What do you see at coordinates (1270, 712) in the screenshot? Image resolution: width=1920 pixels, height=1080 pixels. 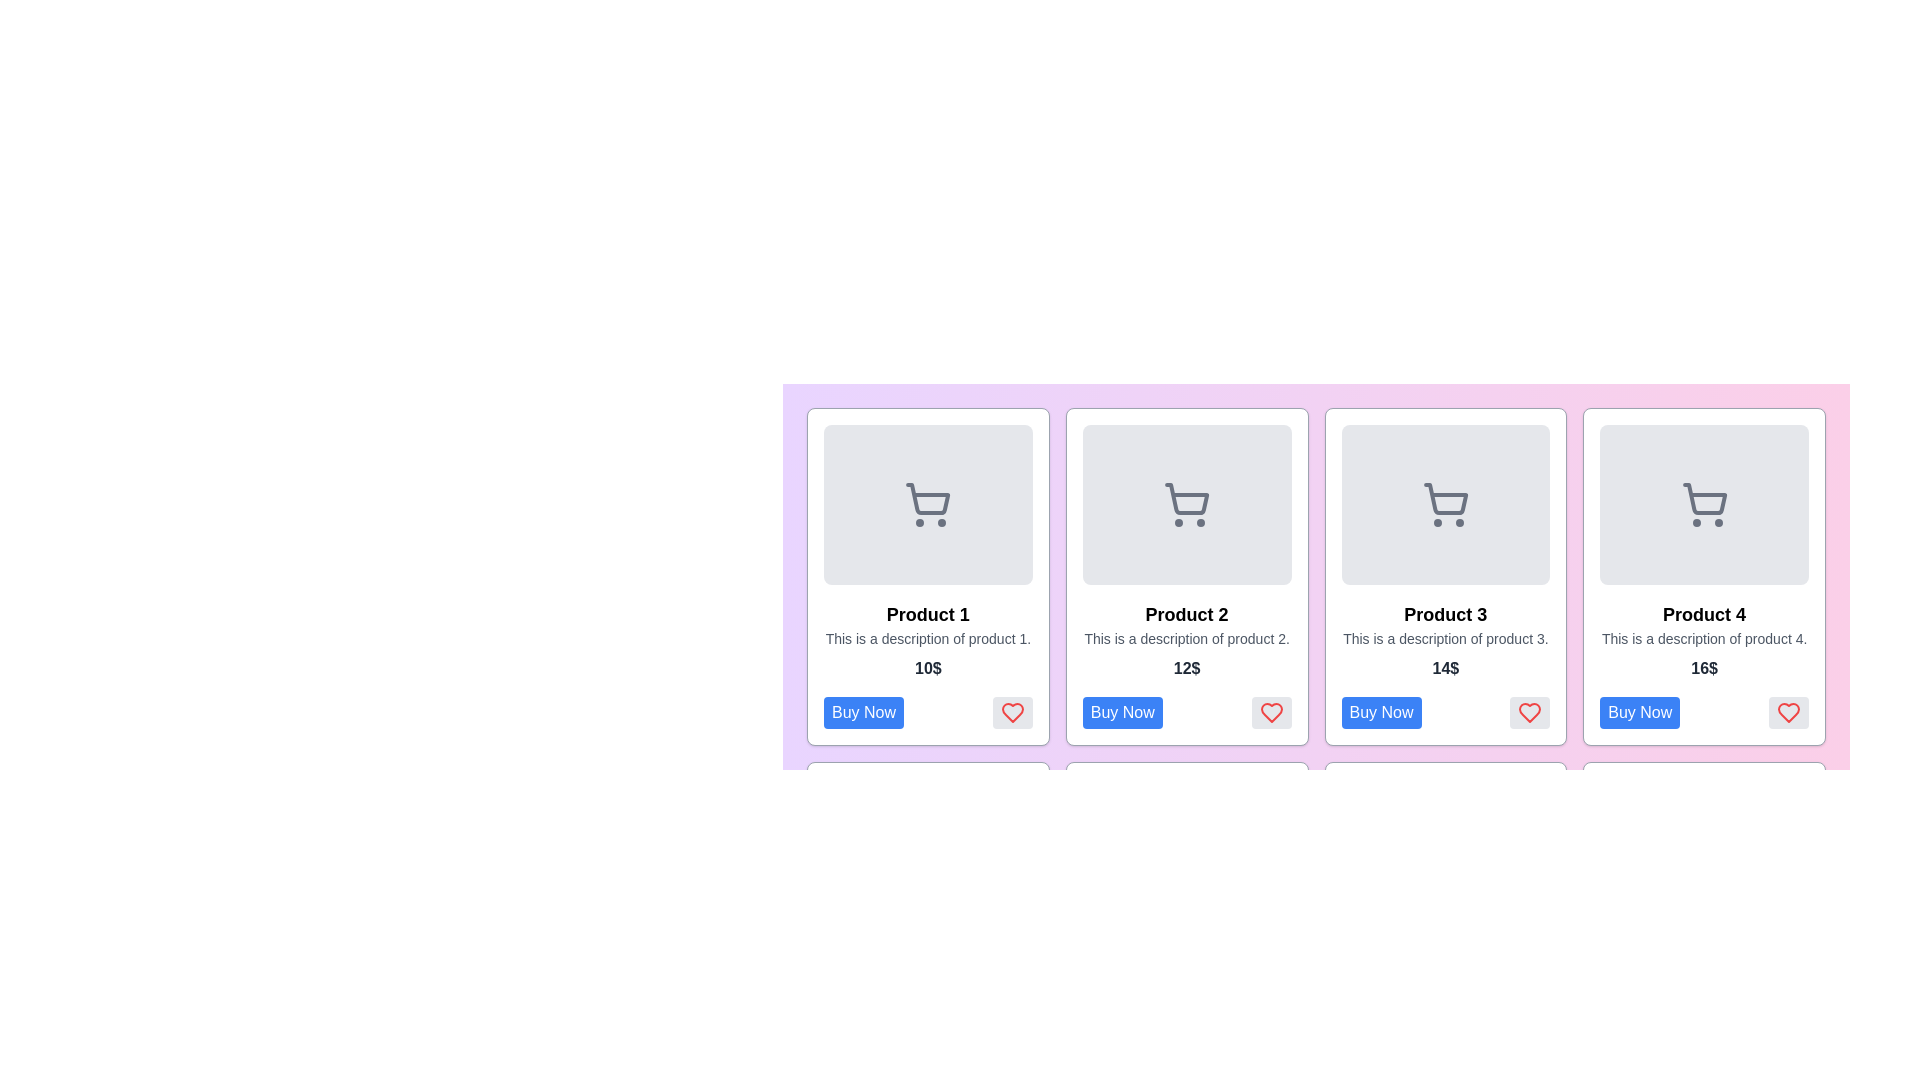 I see `the heart icon within the product card for 'Product 2' to mark or unmark it as a favorite` at bounding box center [1270, 712].